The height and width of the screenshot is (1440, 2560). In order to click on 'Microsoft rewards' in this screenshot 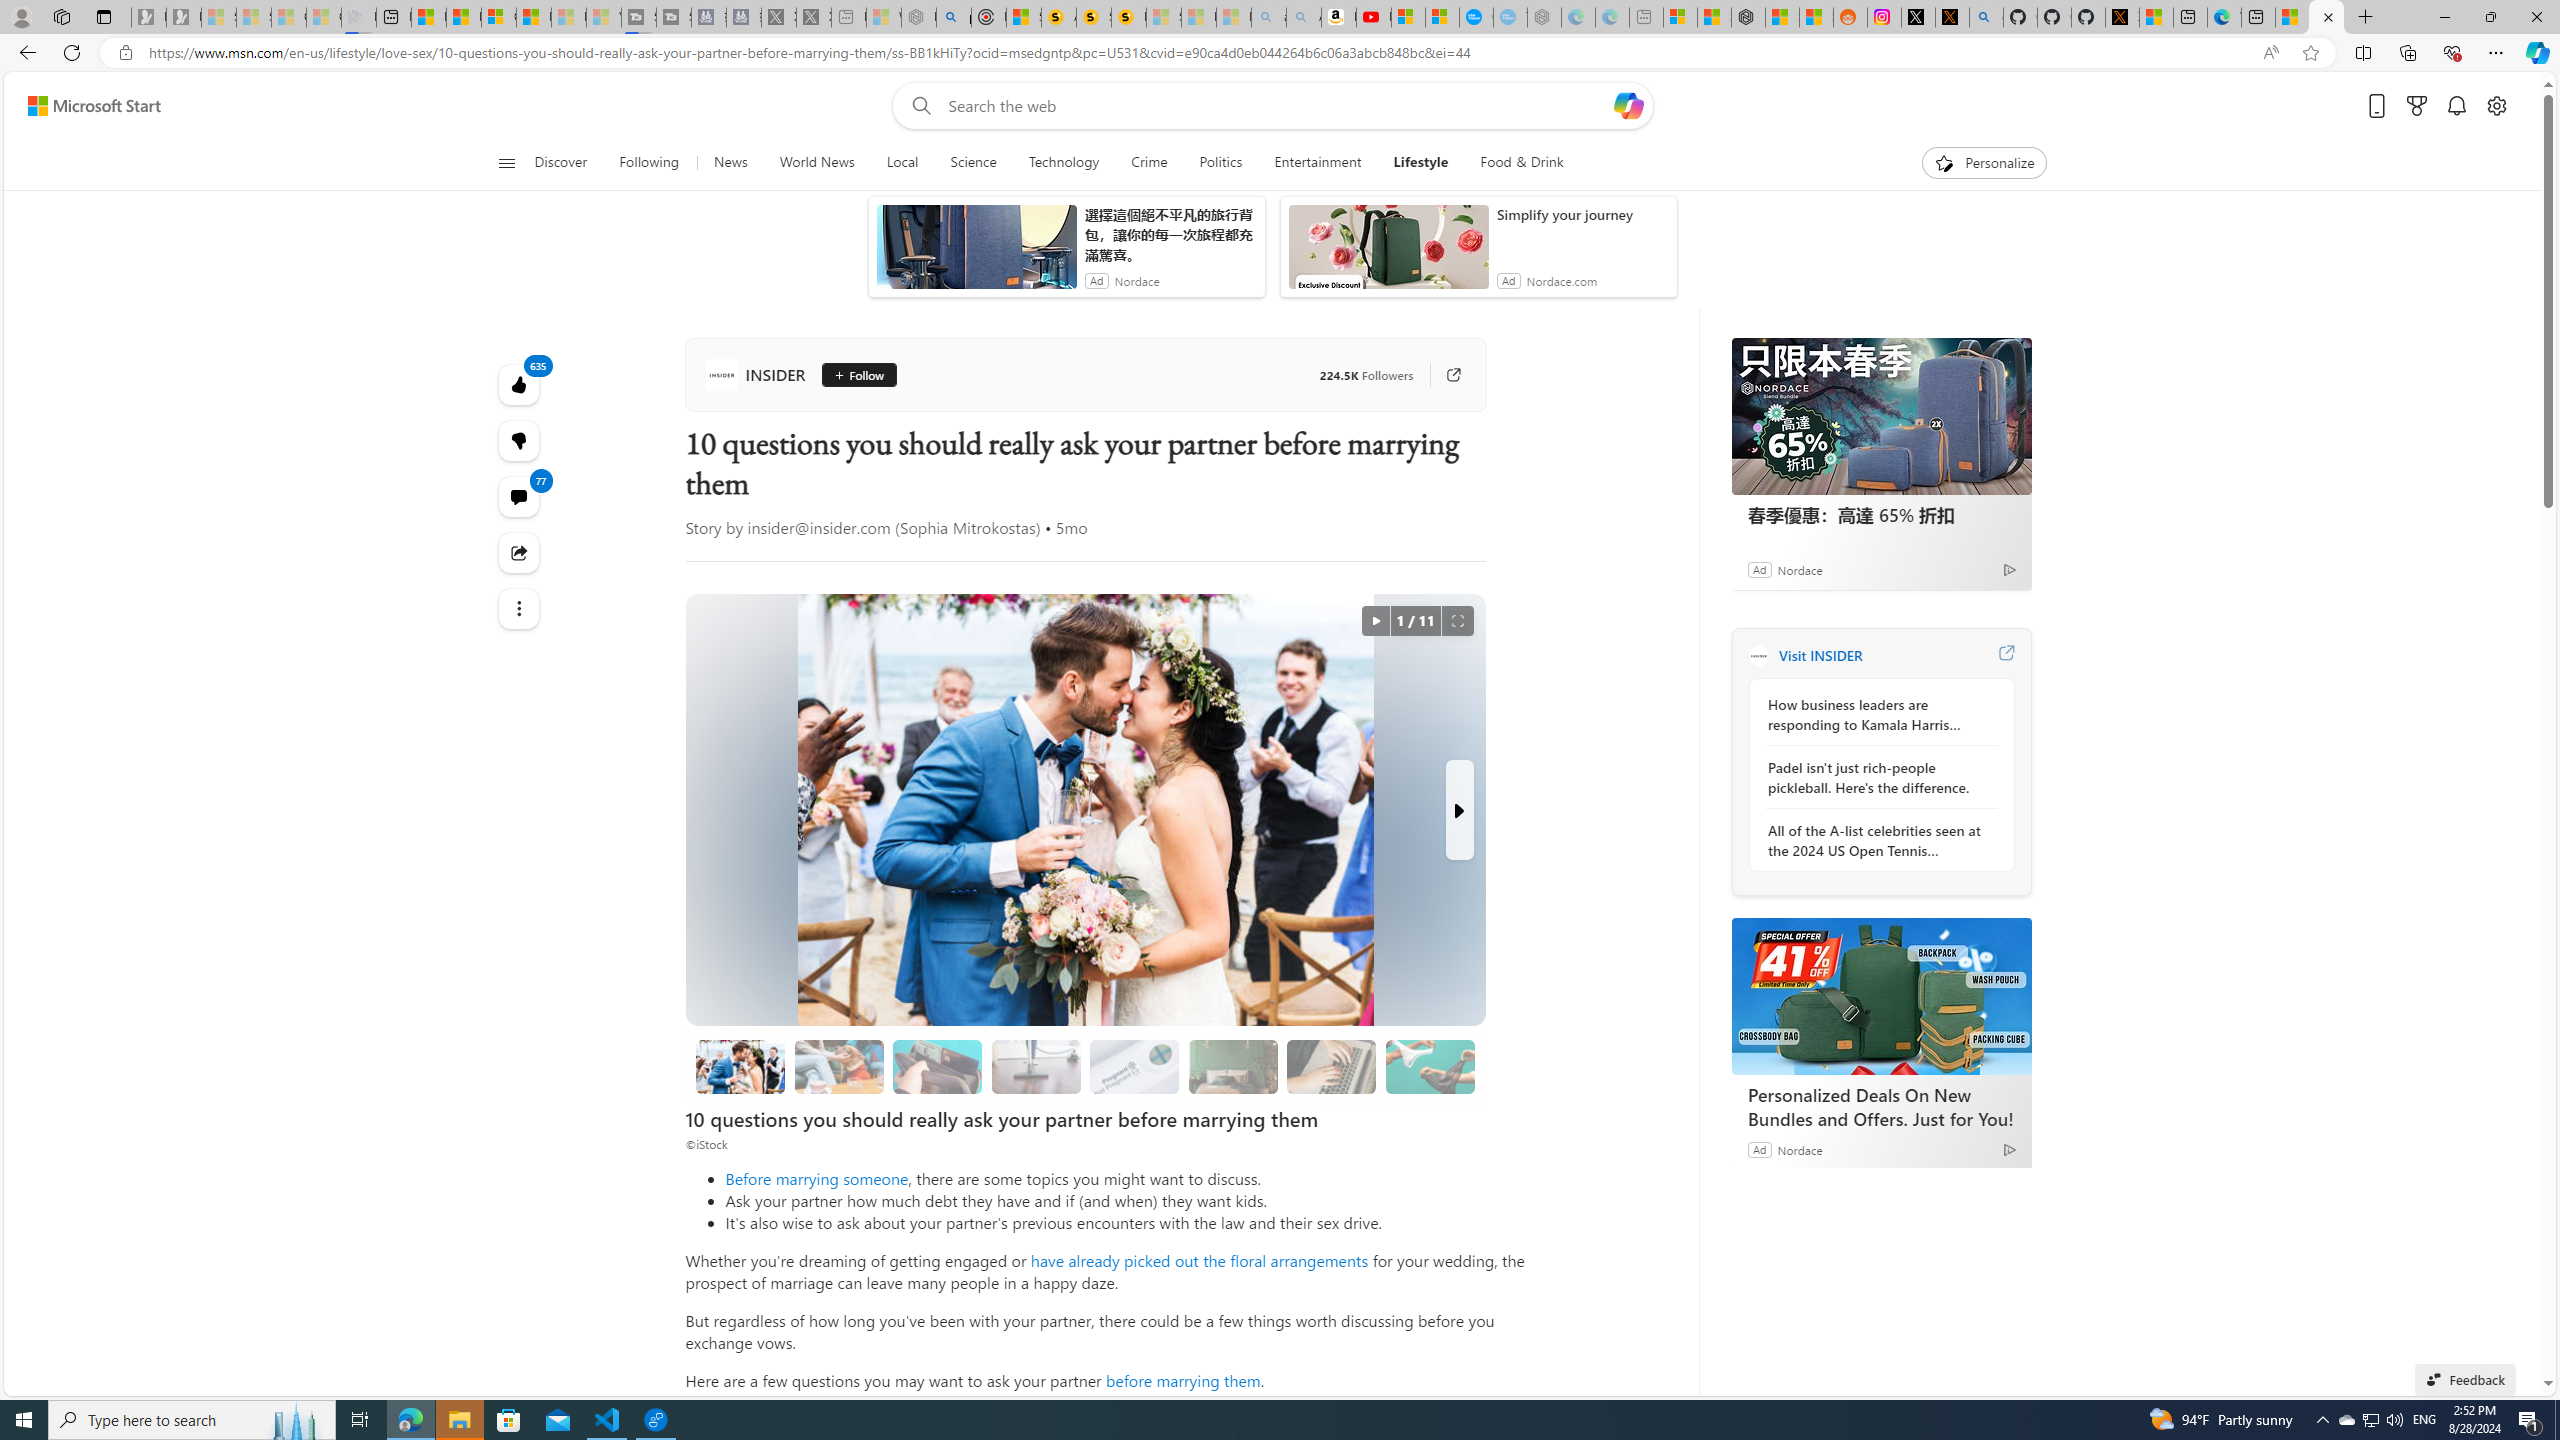, I will do `click(2416, 106)`.